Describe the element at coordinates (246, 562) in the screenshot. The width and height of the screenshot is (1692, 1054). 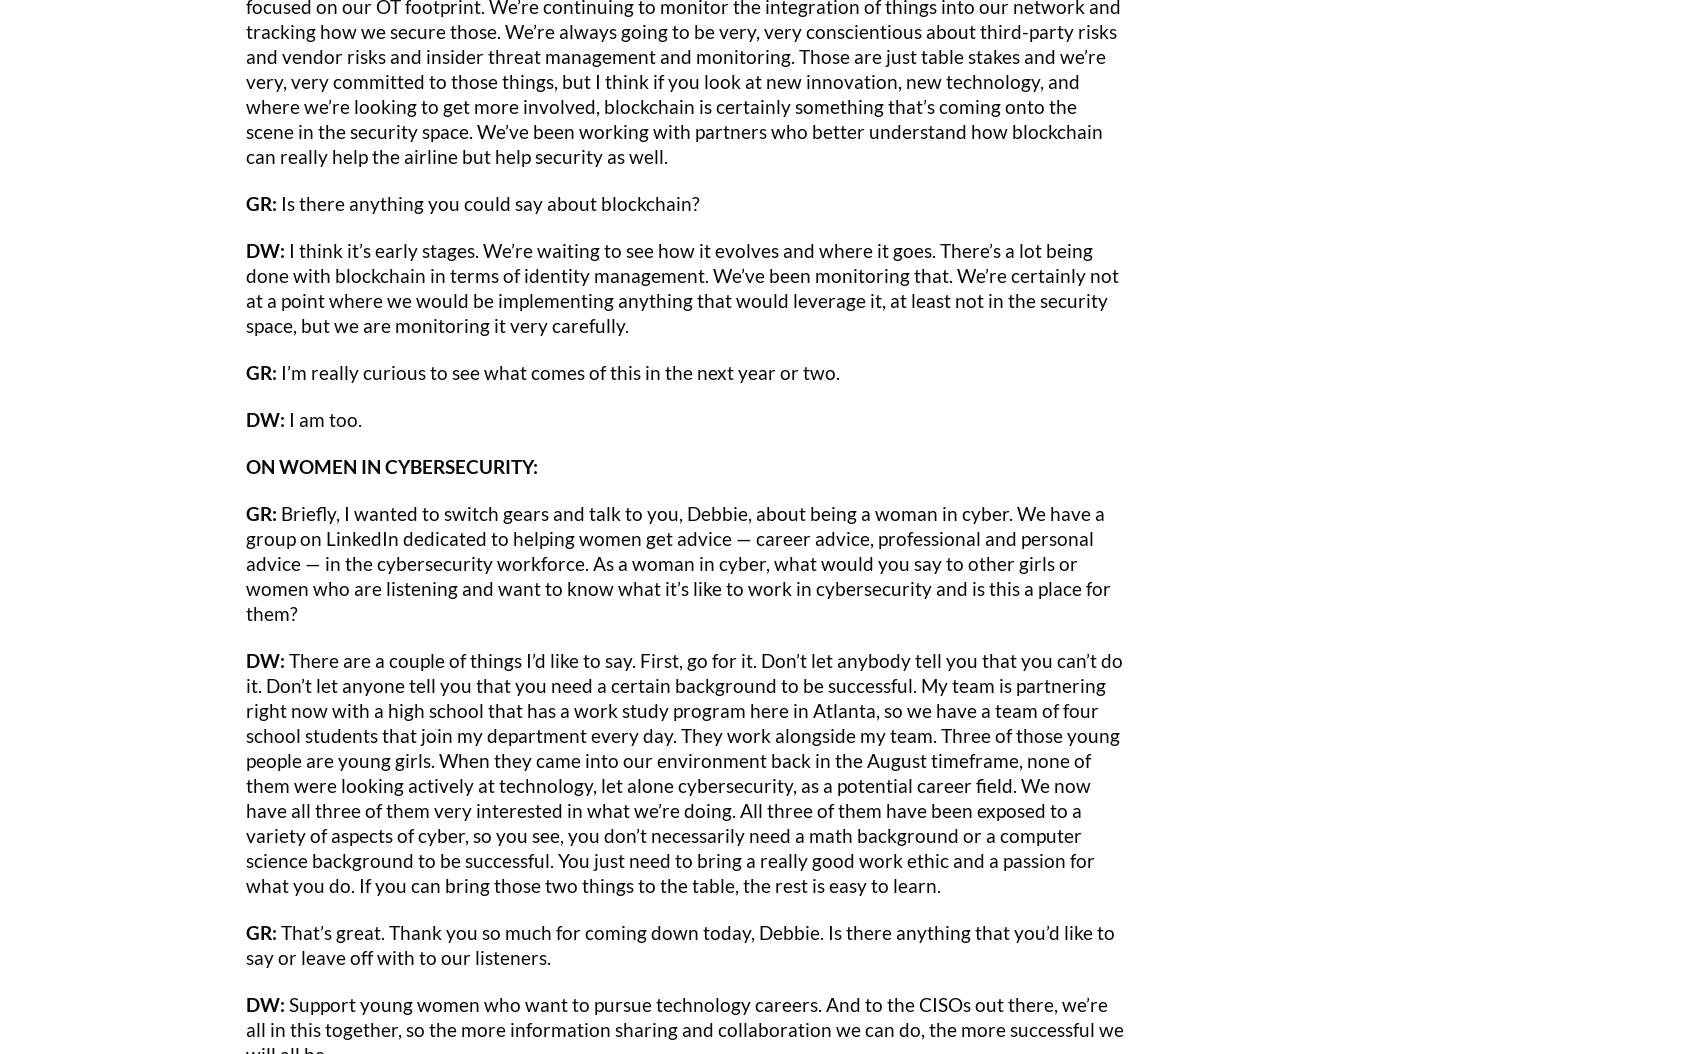
I see `'Briefly, I wanted to switch gears and talk to you, Debbie, about being a woman in cyber. We have a group on LinkedIn dedicated to helping women get advice — career advice, professional and personal advice — in the cybersecurity workforce. As a woman in cyber, what would you say to other girls or women who are listening and want to know what it’s like to work in cybersecurity and is this a place for them?'` at that location.